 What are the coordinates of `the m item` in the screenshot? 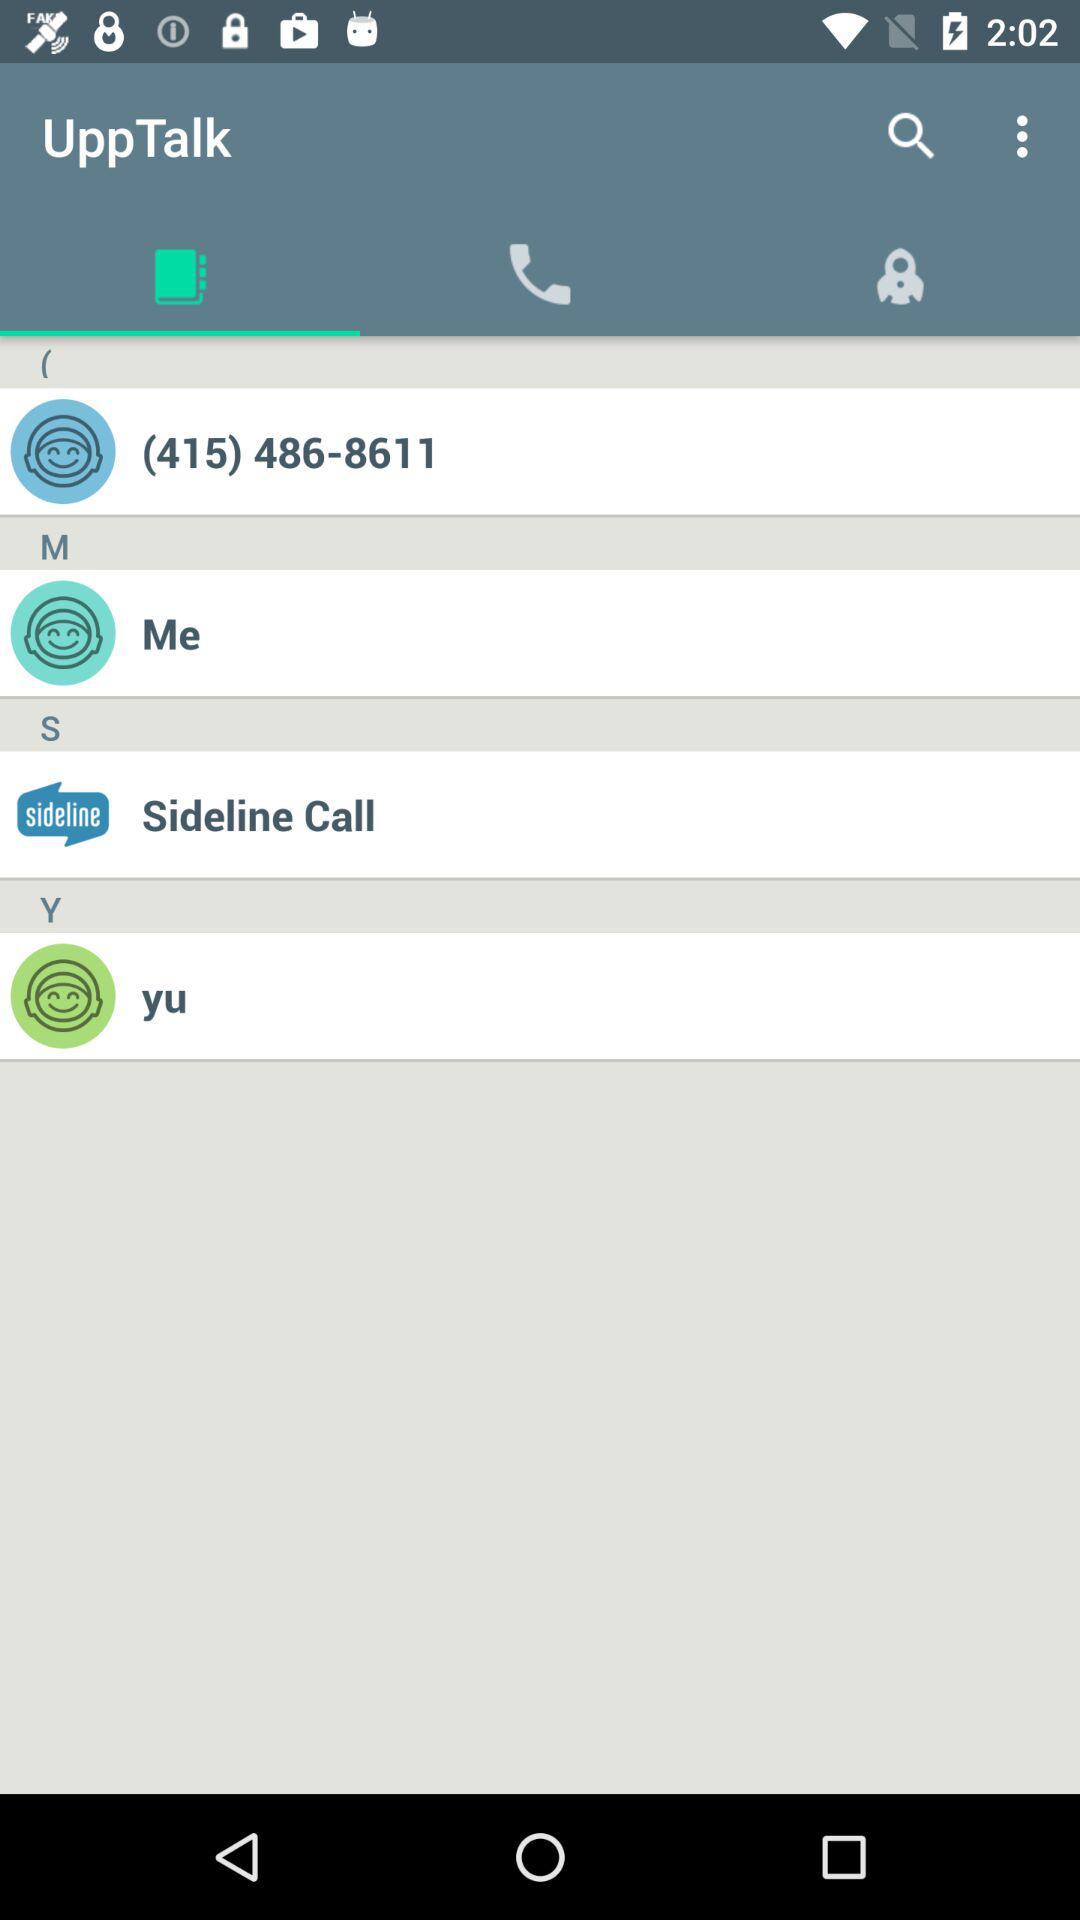 It's located at (53, 543).